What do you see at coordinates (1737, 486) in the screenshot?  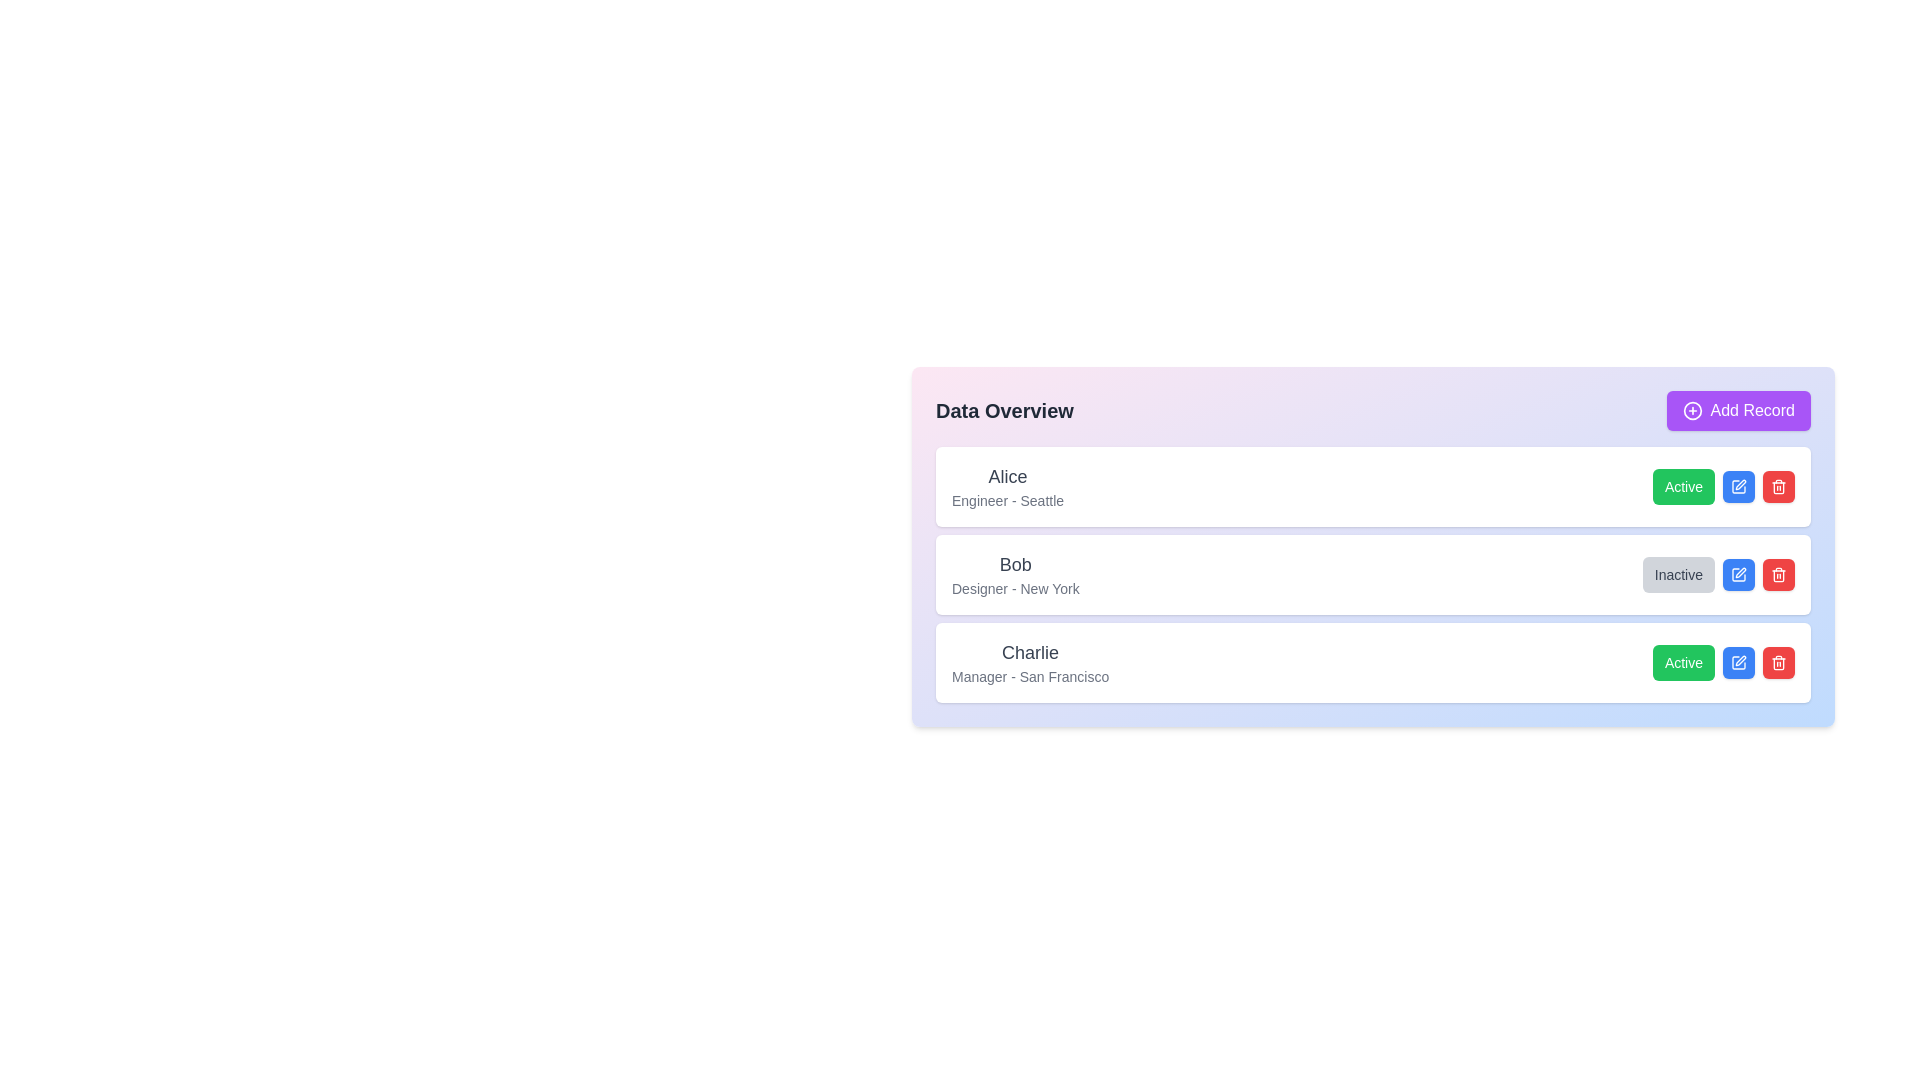 I see `the pen icon located in the action section of the second data entry row titled 'Bob' to initiate editing` at bounding box center [1737, 486].